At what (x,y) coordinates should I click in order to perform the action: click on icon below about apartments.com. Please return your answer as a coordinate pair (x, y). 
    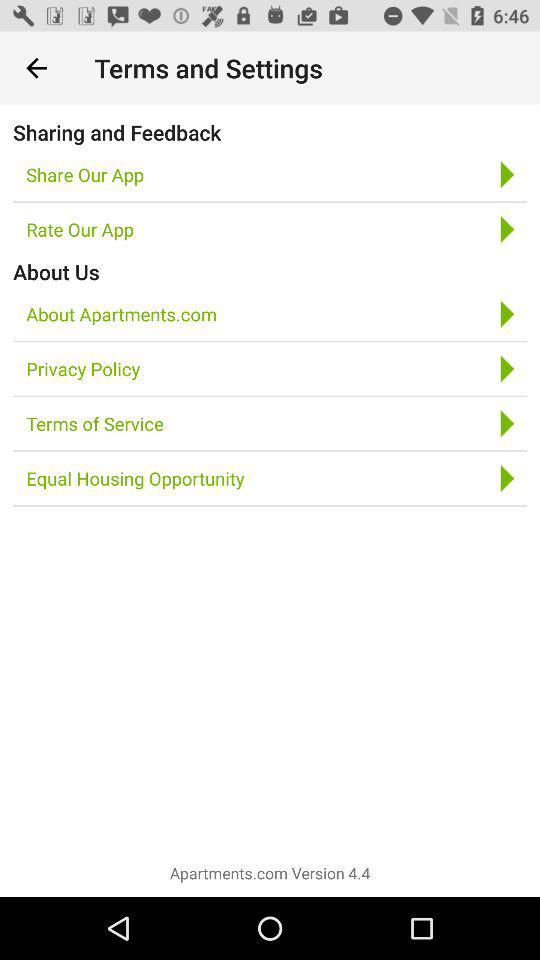
    Looking at the image, I should click on (82, 368).